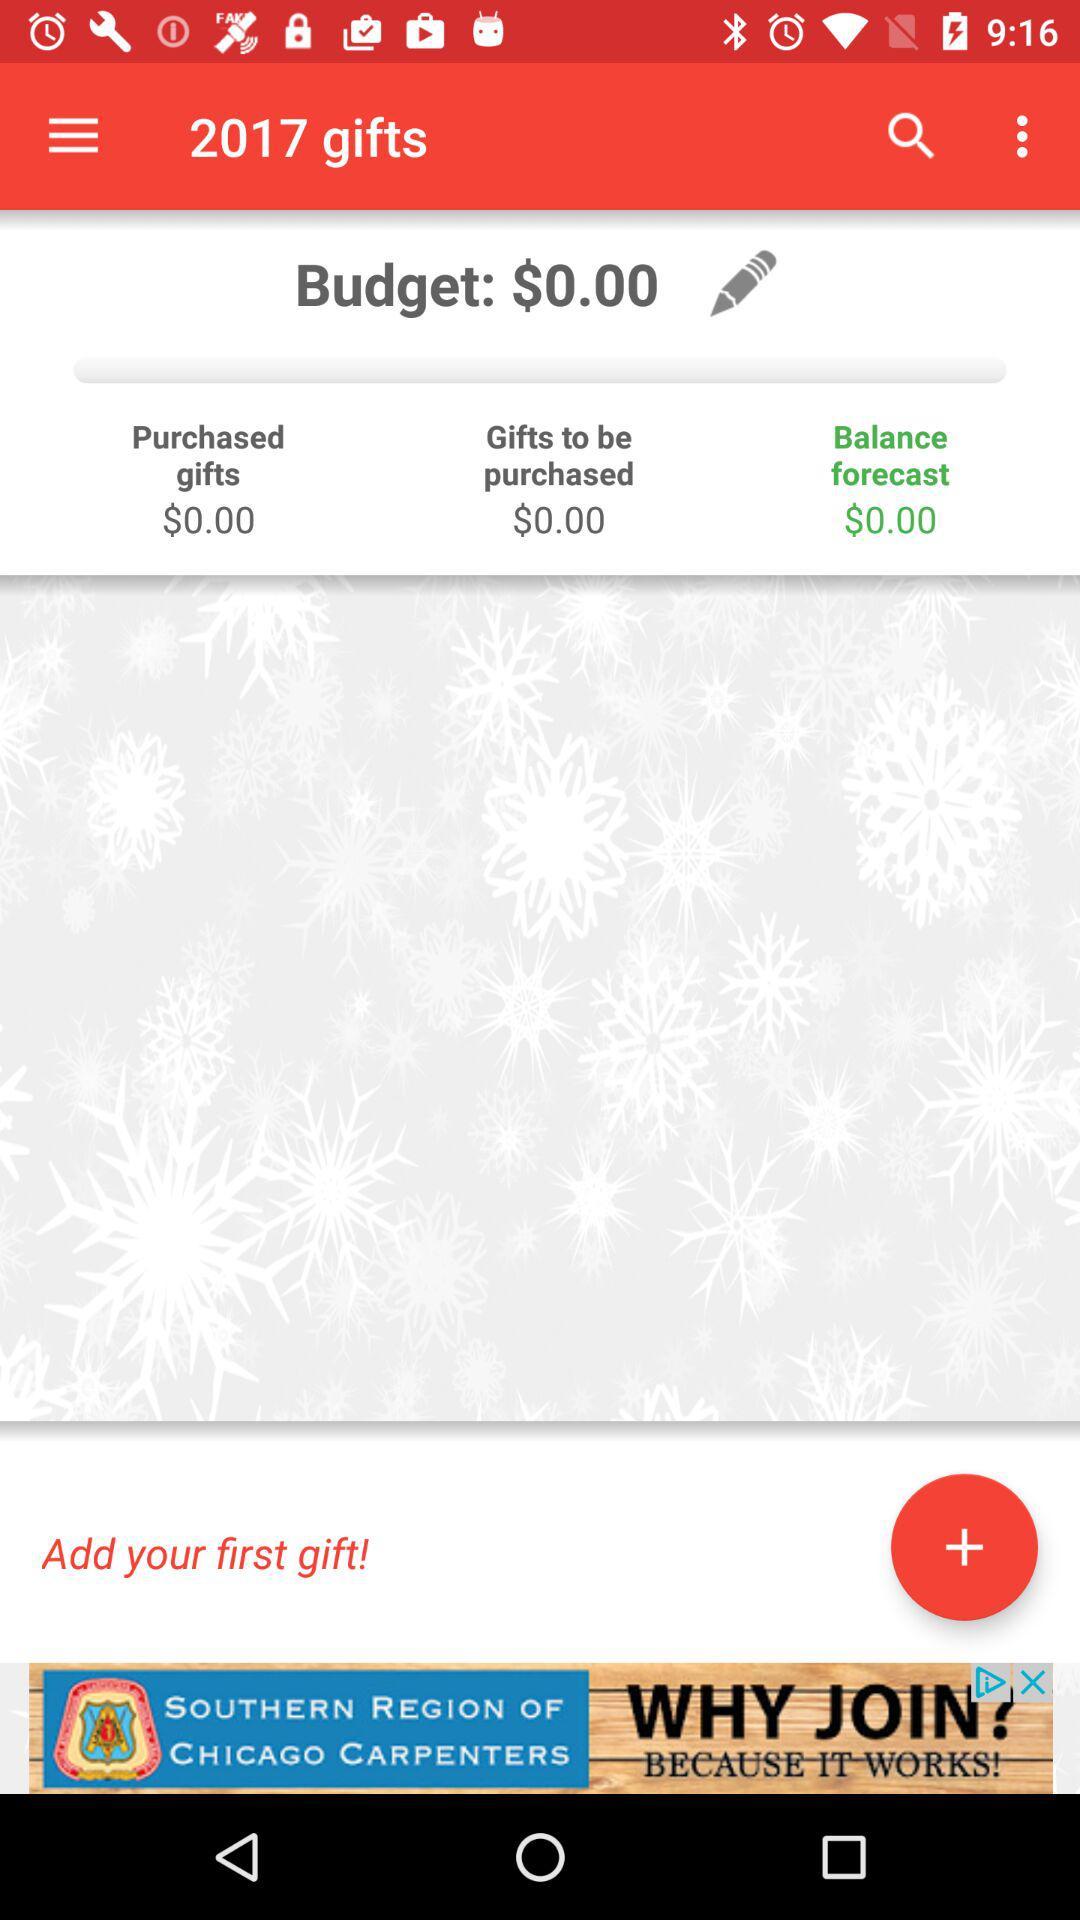 The image size is (1080, 1920). Describe the element at coordinates (963, 1546) in the screenshot. I see `the add icon` at that location.